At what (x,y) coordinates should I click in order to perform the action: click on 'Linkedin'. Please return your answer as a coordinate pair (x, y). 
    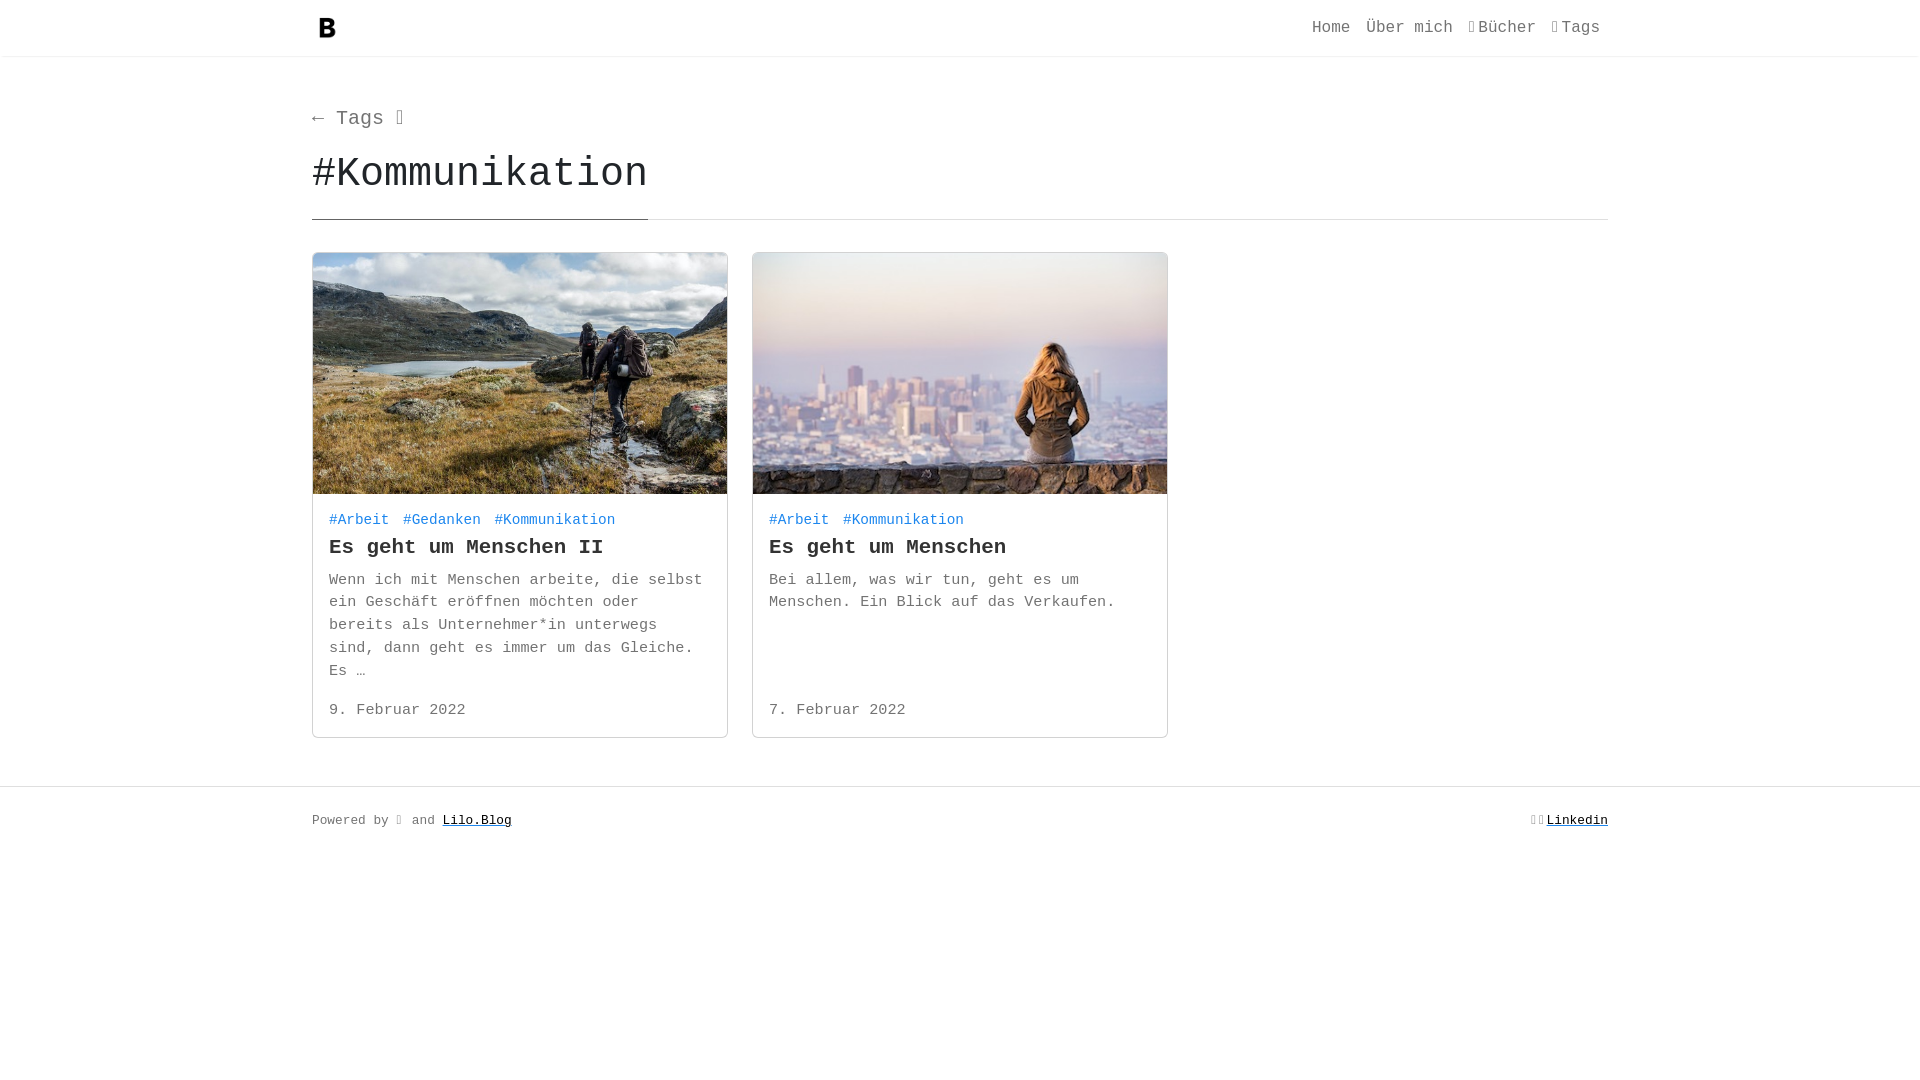
    Looking at the image, I should click on (1576, 820).